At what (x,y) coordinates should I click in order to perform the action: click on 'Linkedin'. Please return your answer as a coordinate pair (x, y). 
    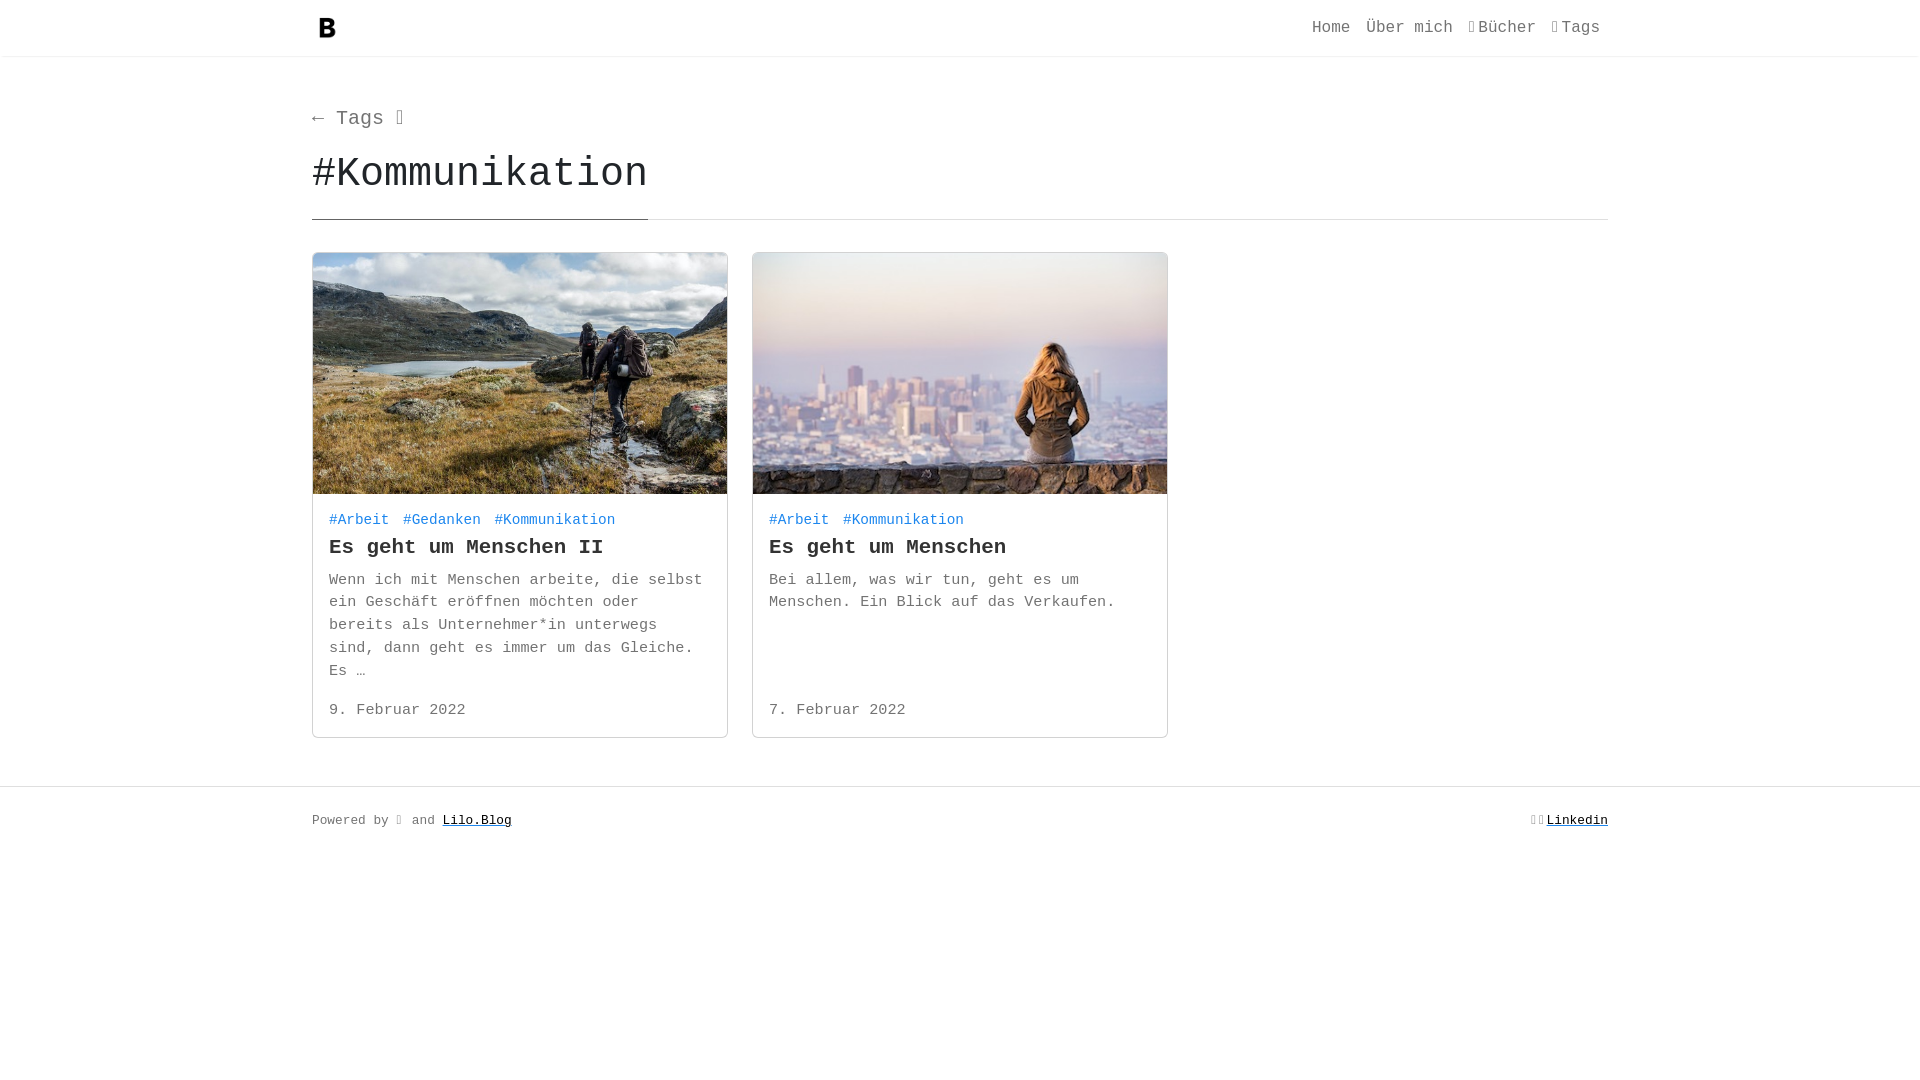
    Looking at the image, I should click on (1576, 820).